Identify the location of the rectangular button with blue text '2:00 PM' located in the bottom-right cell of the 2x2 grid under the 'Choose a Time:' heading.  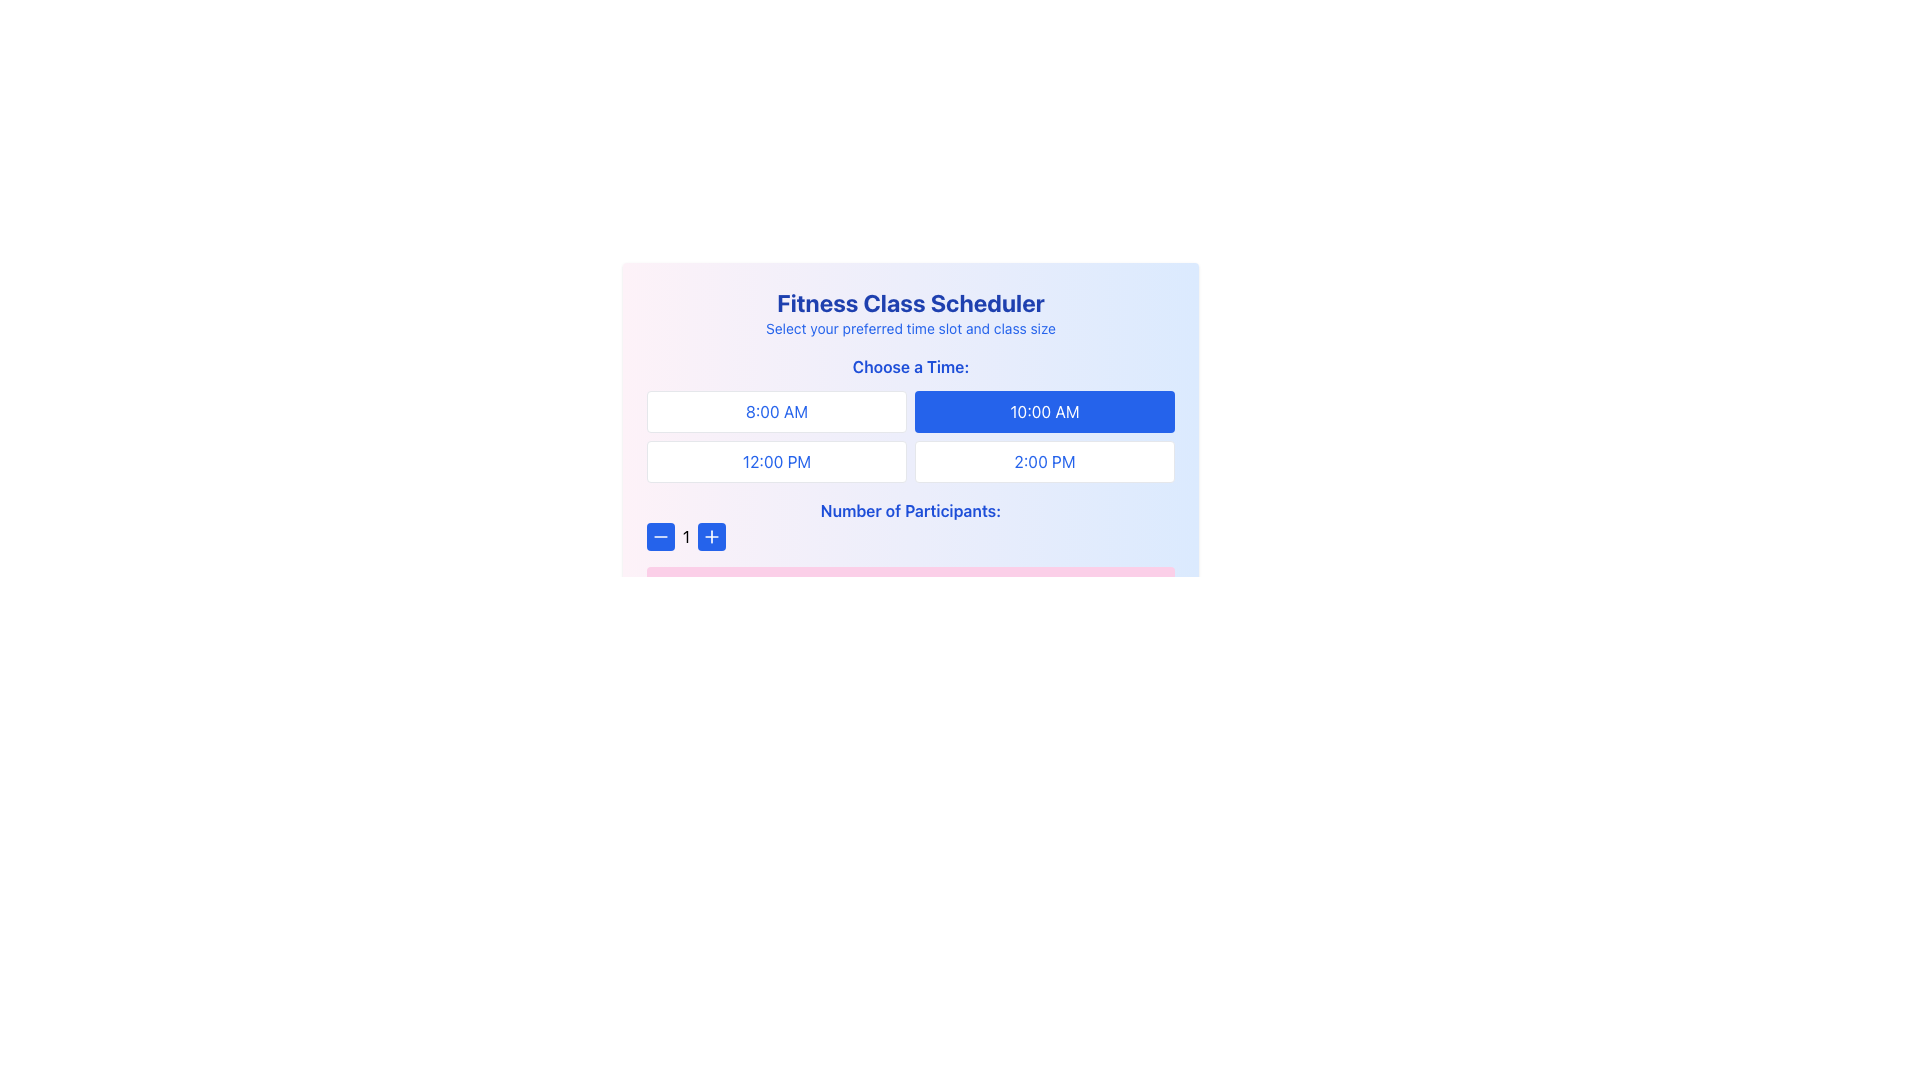
(1044, 462).